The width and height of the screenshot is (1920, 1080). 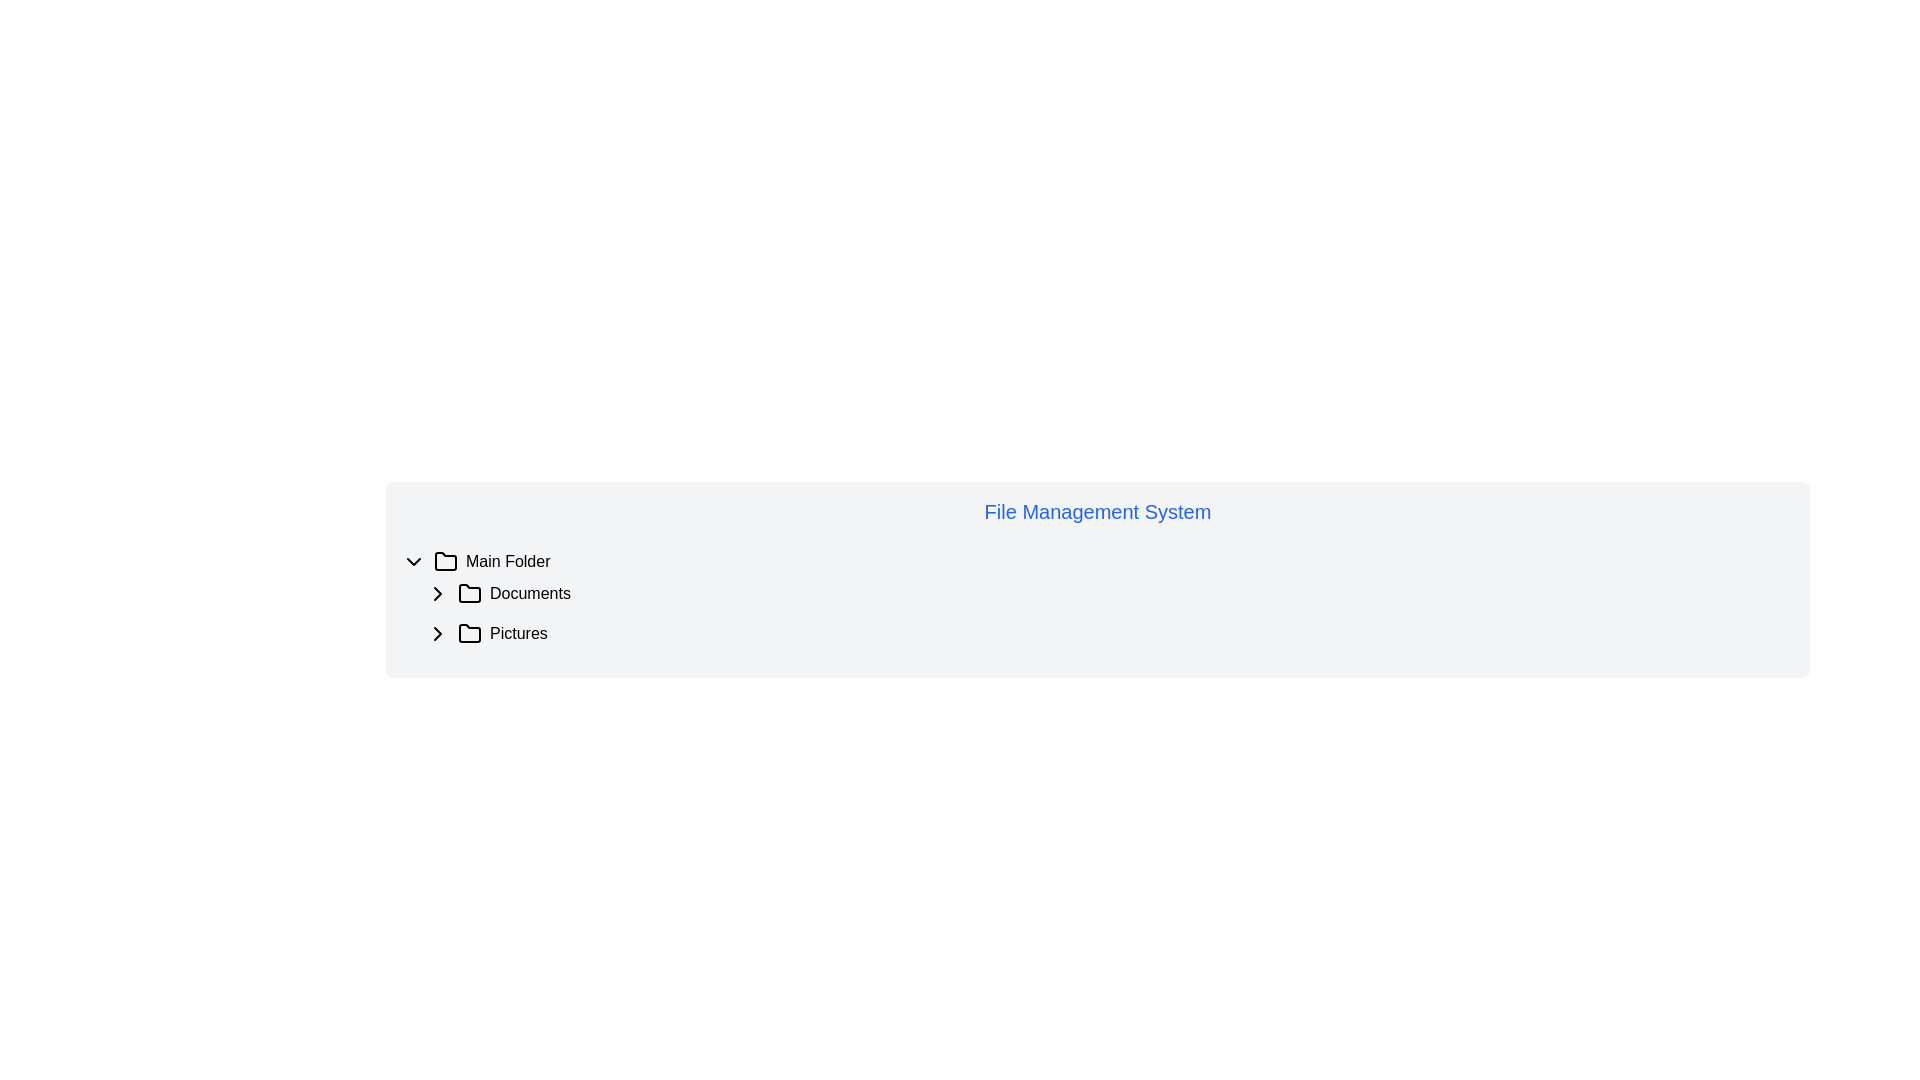 I want to click on the 'Pictures' label in the tree view structure, which is the third item under 'Main Folder' and 'Documents', so click(x=518, y=633).